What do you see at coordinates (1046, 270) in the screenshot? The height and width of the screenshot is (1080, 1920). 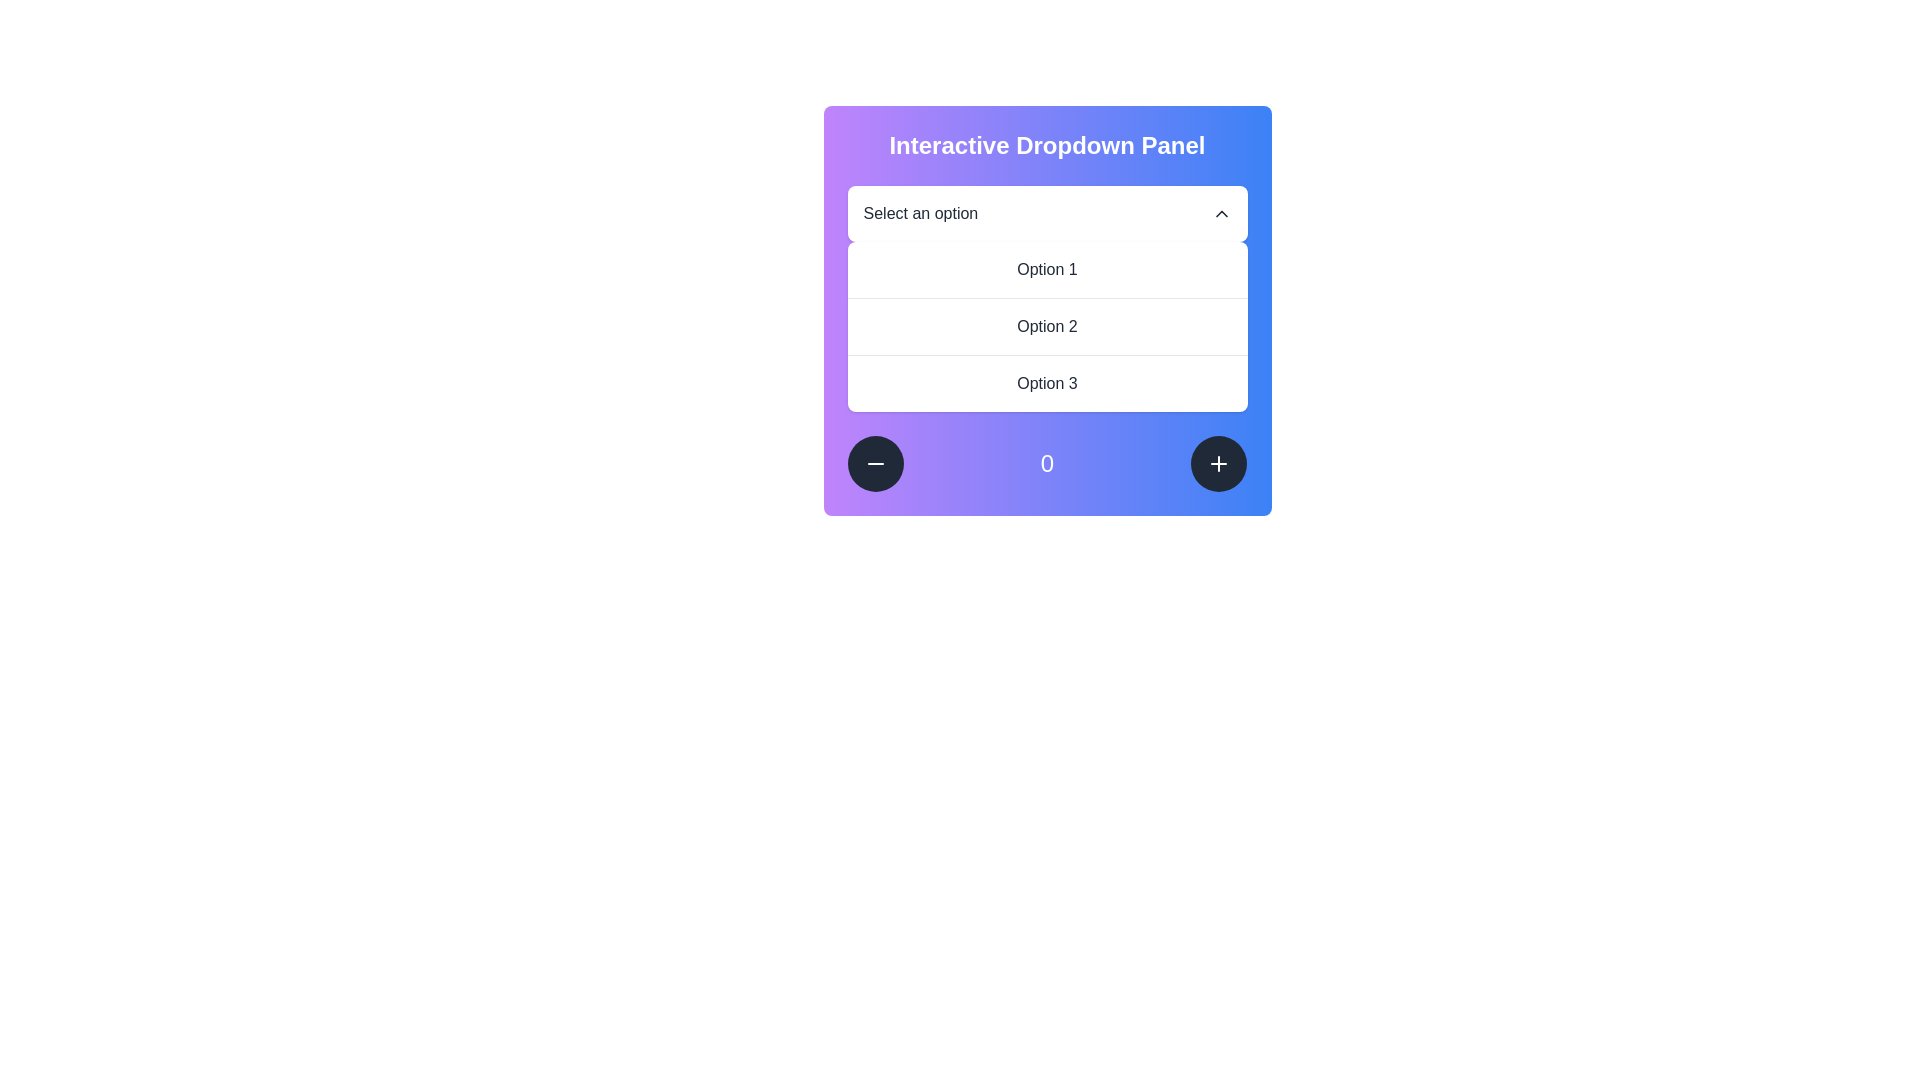 I see `the first list item labeled 'Option 1' in the dropdown panel titled 'Select an option'` at bounding box center [1046, 270].